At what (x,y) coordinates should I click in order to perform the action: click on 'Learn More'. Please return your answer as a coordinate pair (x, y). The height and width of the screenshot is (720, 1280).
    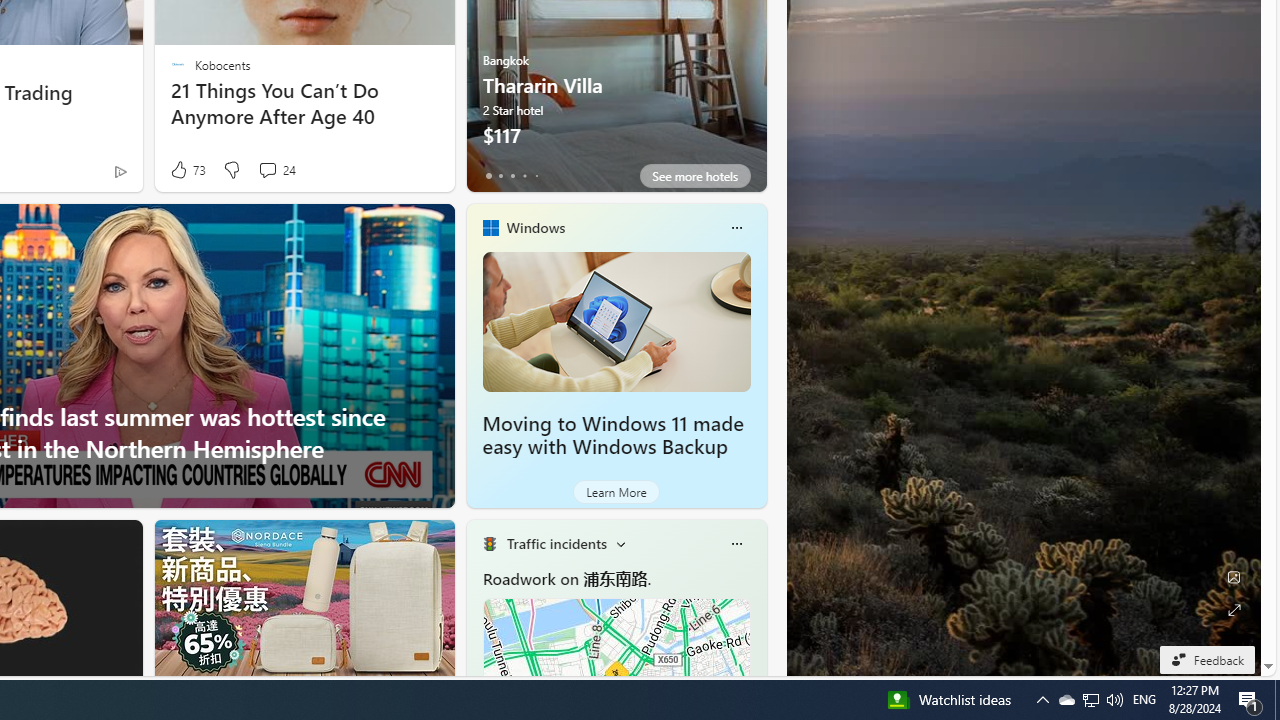
    Looking at the image, I should click on (615, 492).